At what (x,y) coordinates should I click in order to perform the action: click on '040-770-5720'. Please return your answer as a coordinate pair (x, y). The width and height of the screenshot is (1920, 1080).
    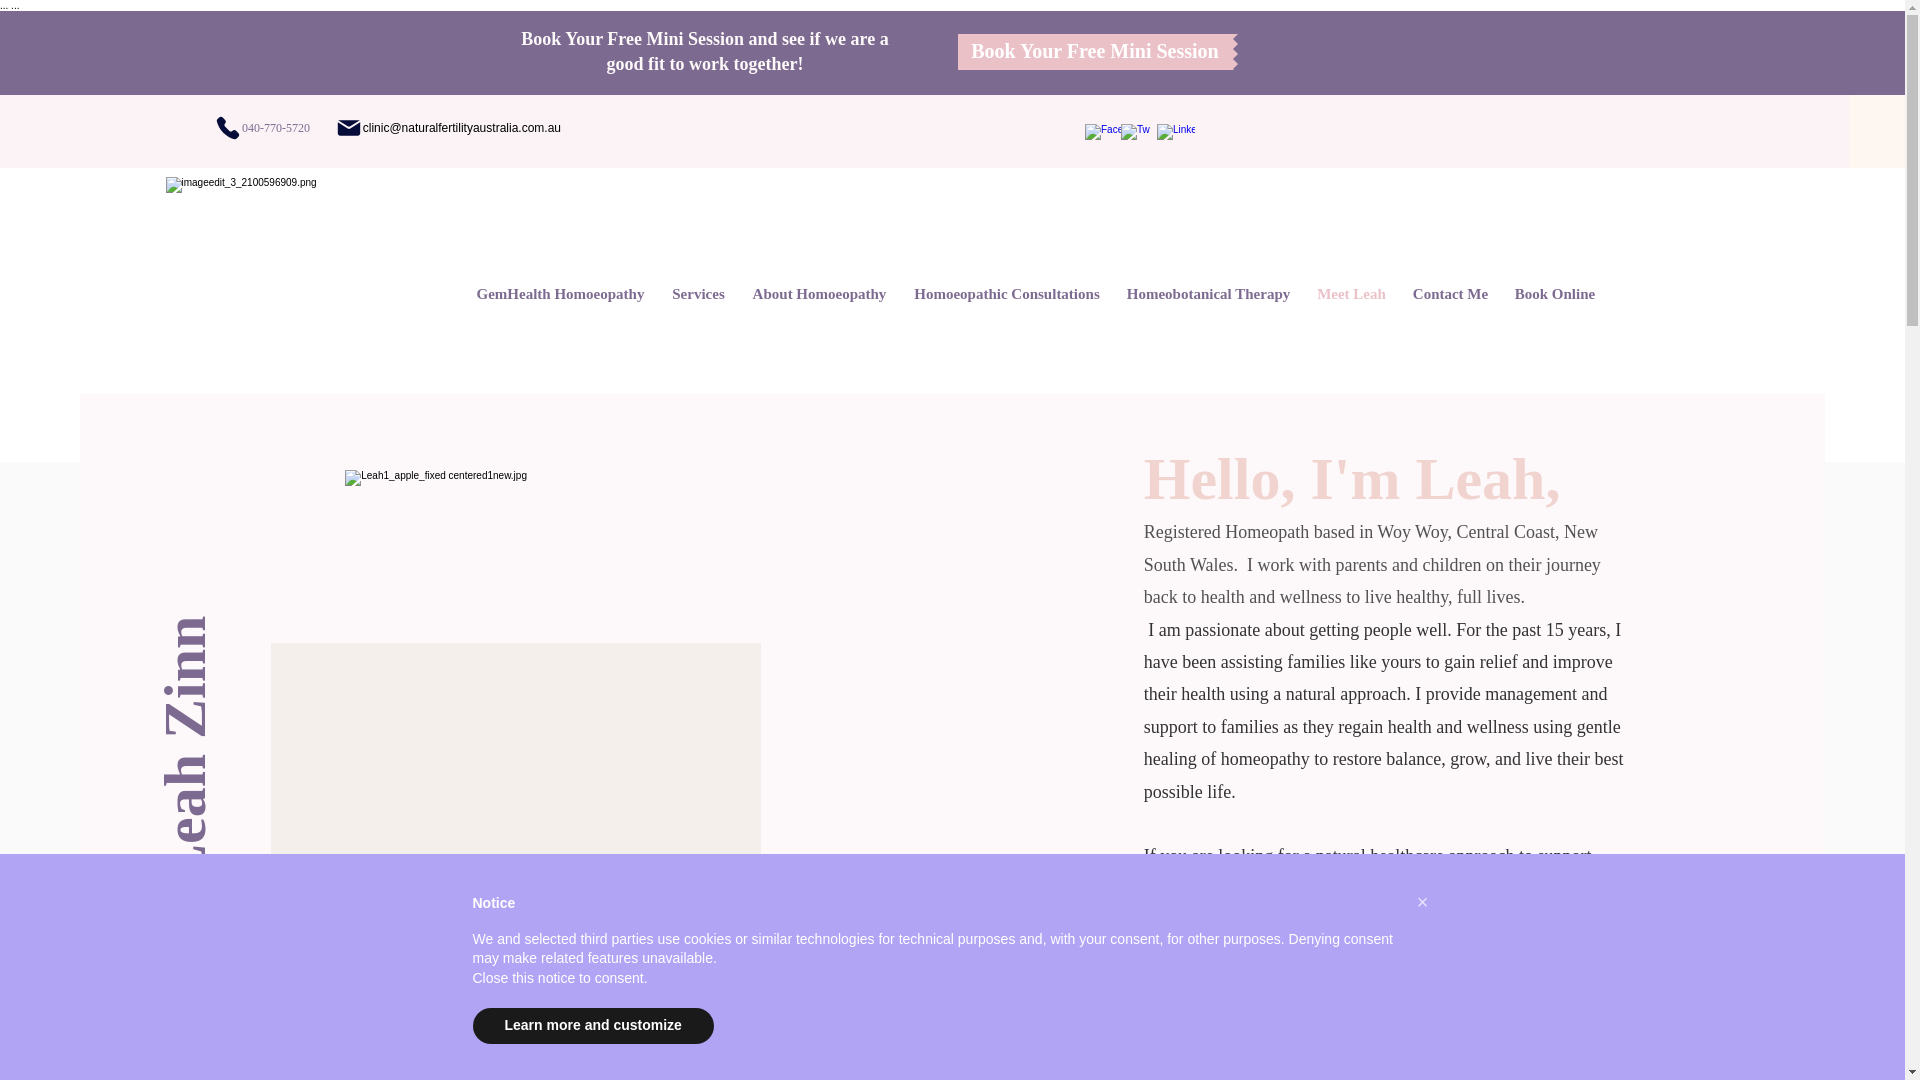
    Looking at the image, I should click on (182, 127).